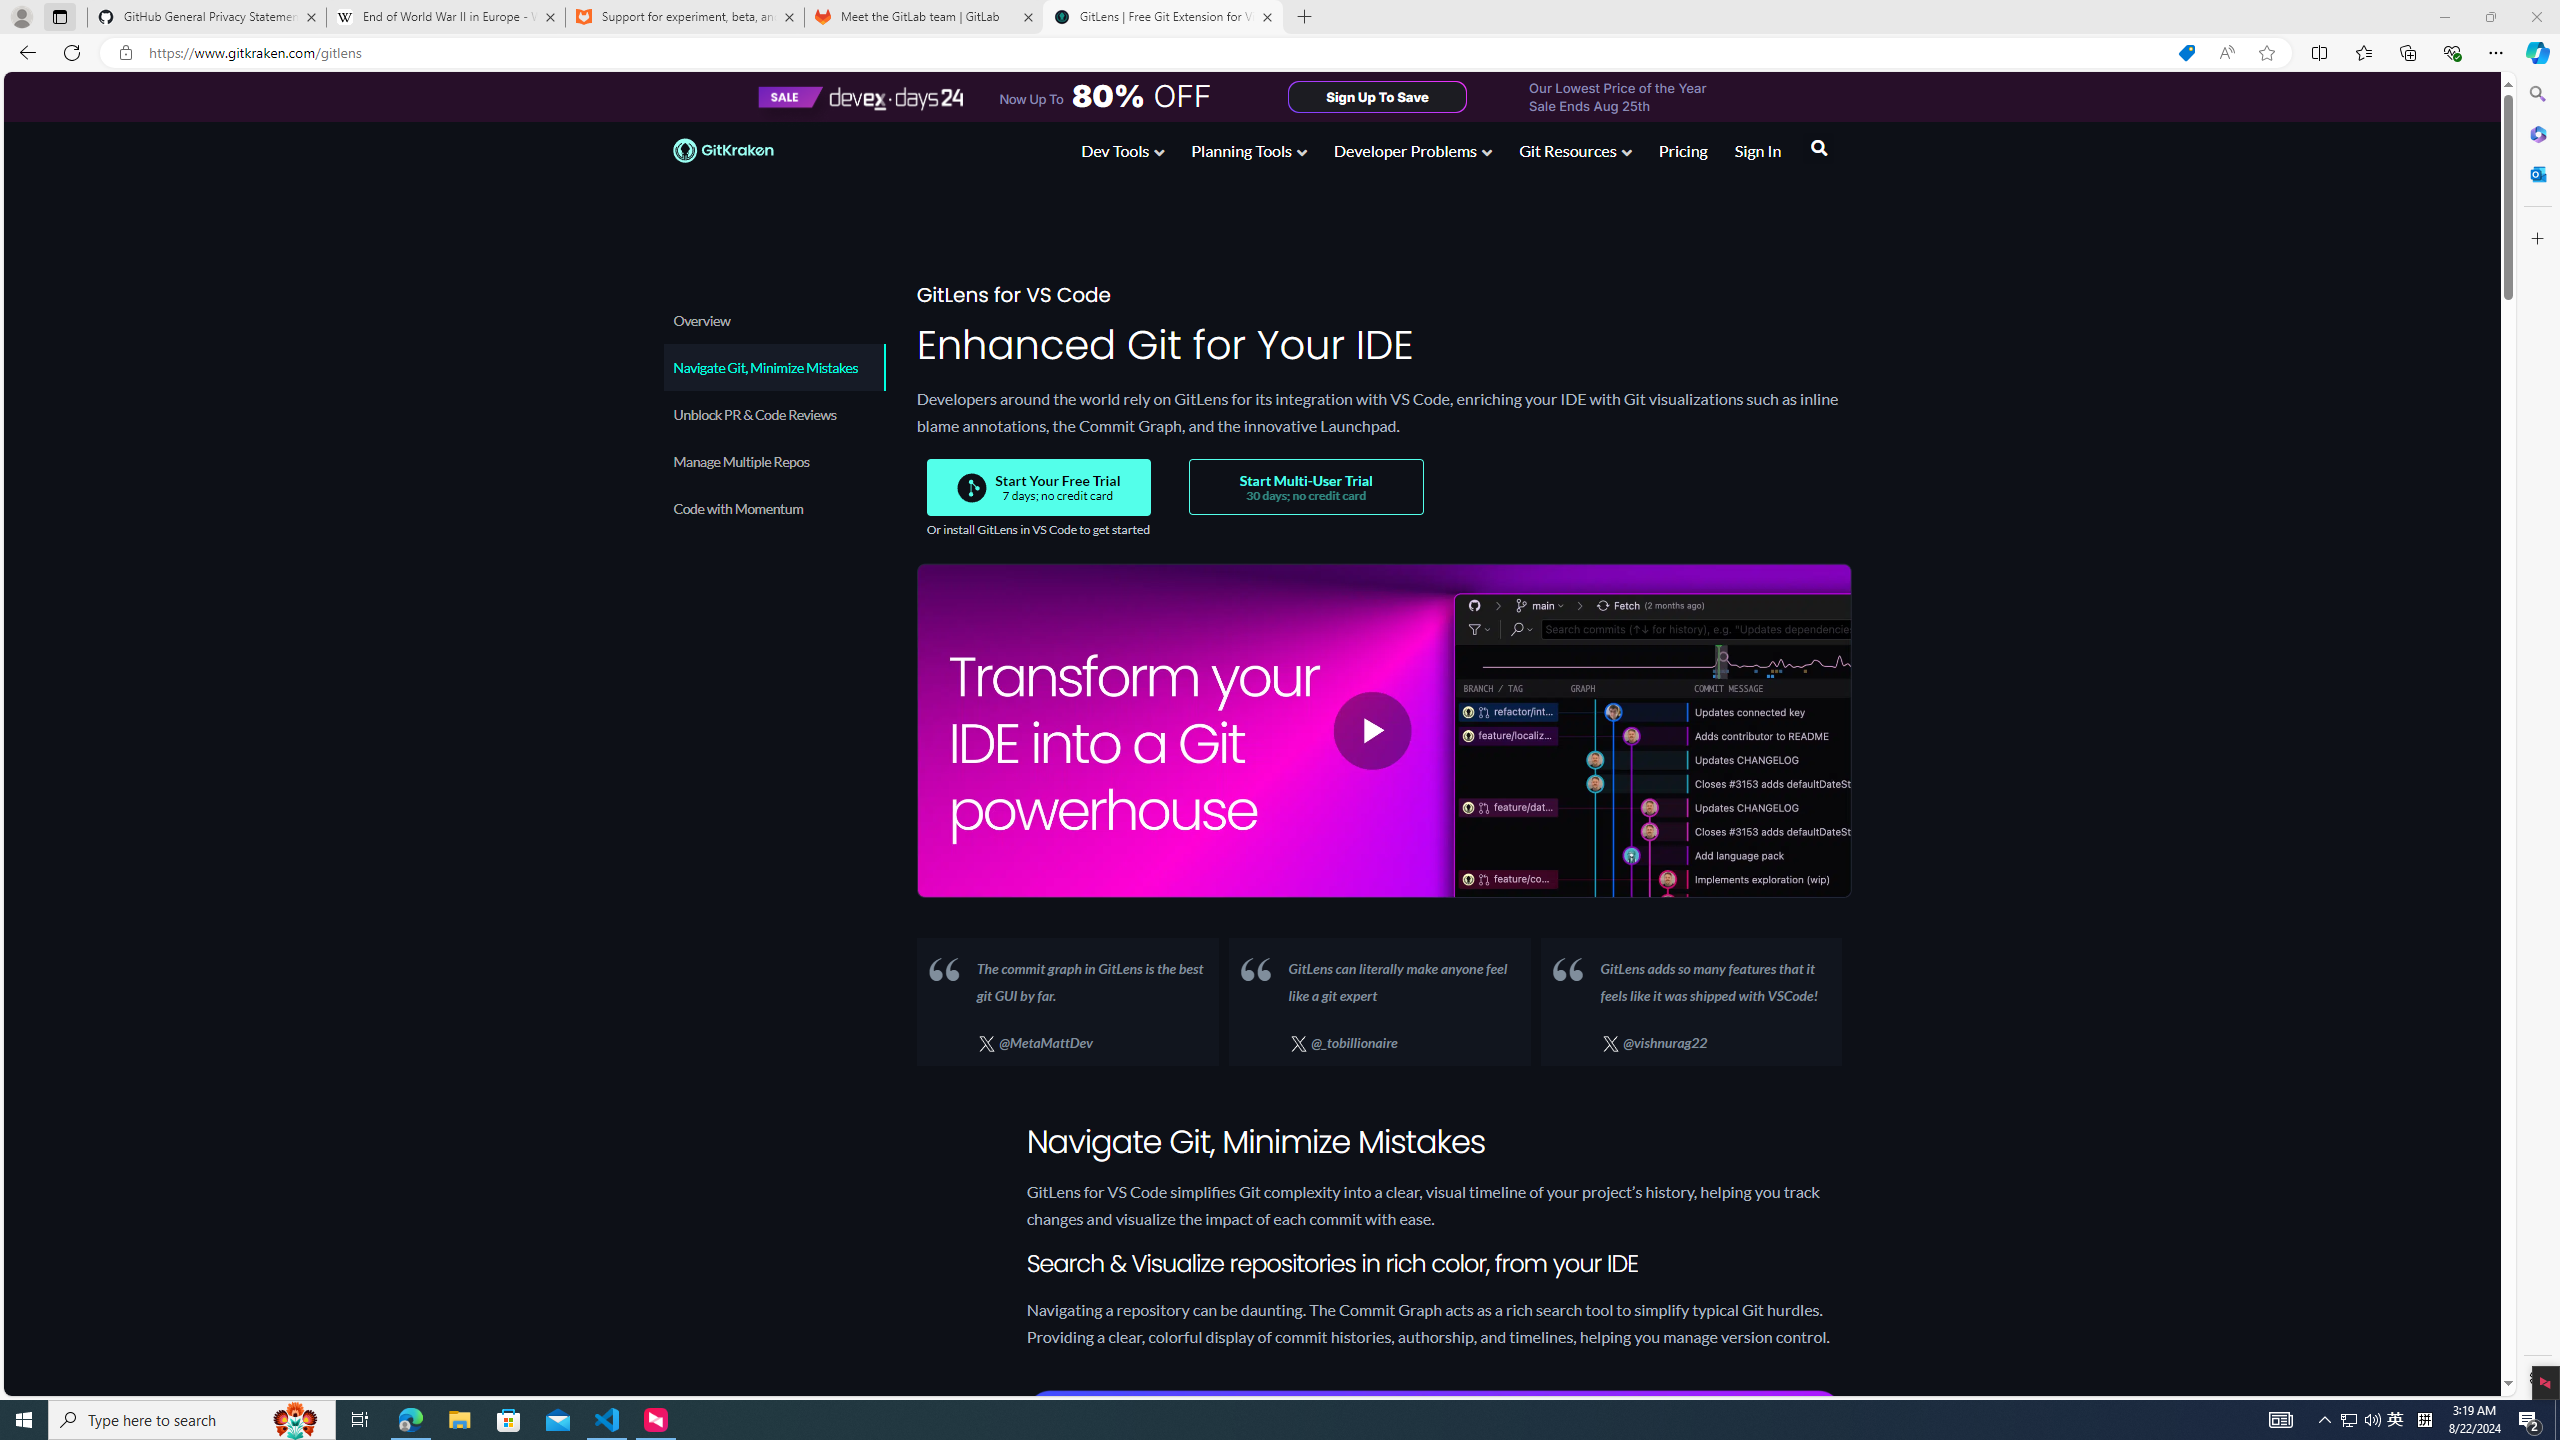 The image size is (2560, 1440). Describe the element at coordinates (774, 460) in the screenshot. I see `'Manage Multiple Repos'` at that location.